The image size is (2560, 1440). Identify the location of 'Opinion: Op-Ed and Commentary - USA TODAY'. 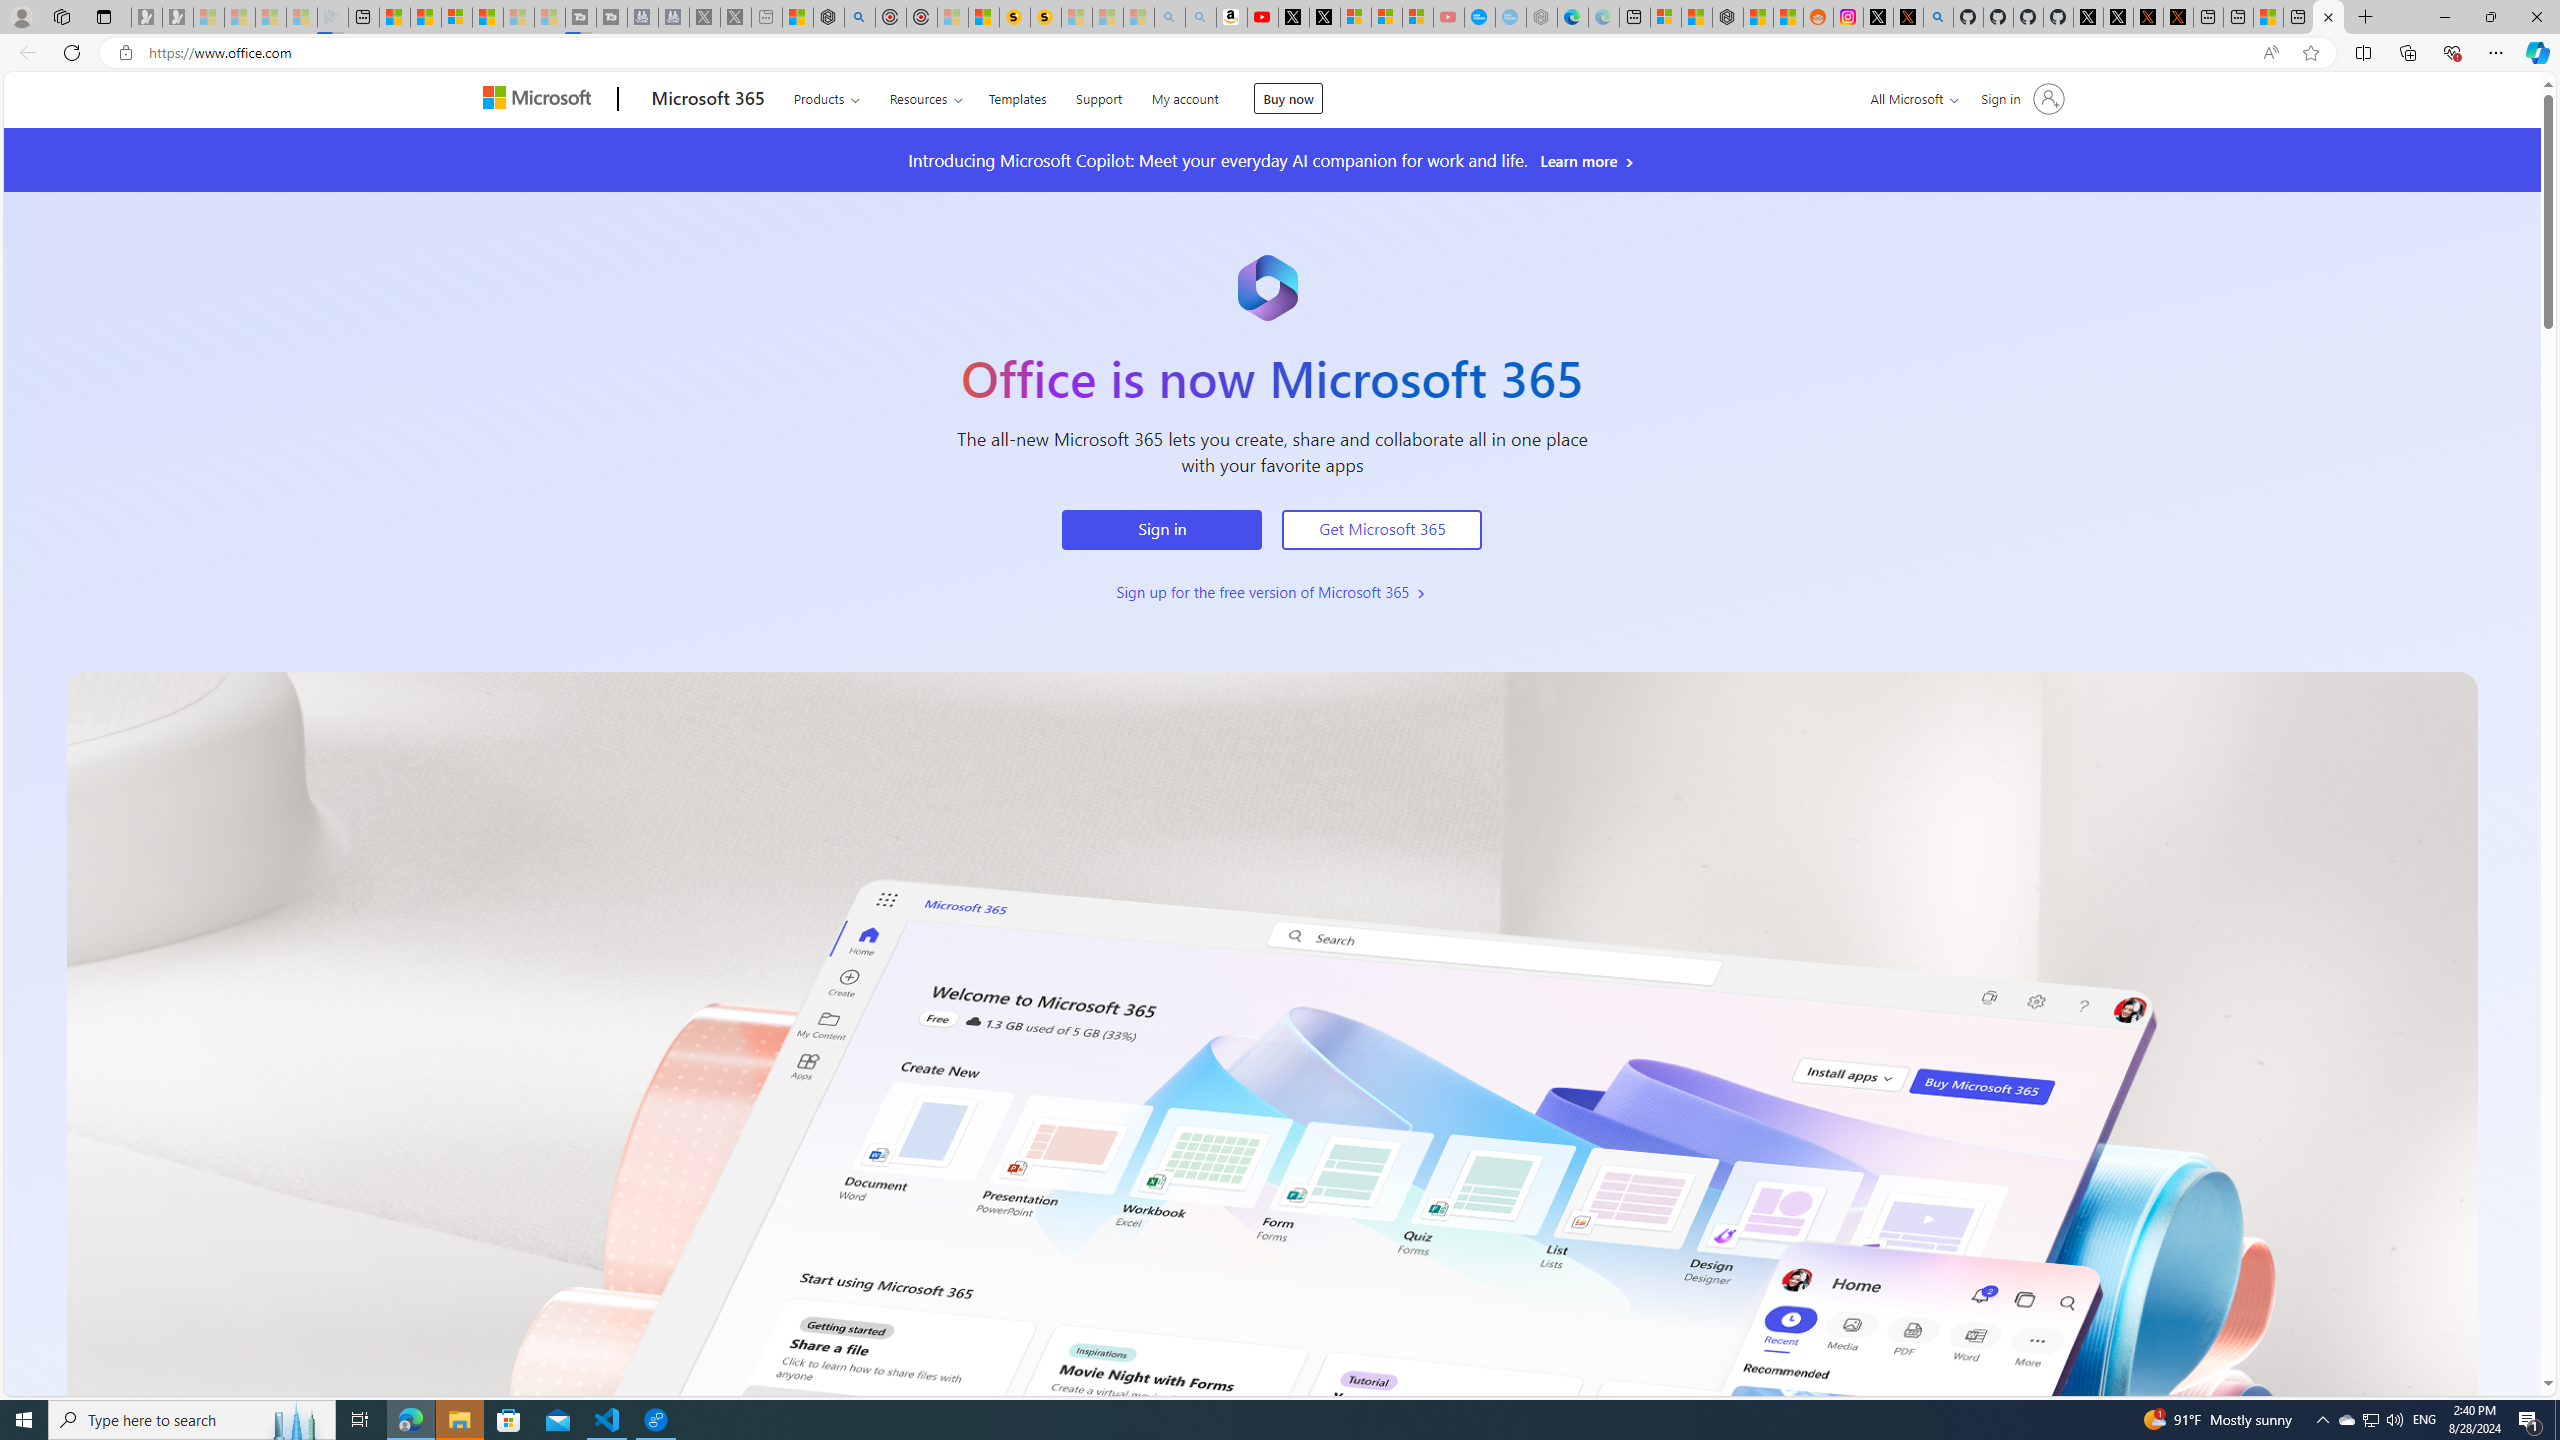
(1479, 16).